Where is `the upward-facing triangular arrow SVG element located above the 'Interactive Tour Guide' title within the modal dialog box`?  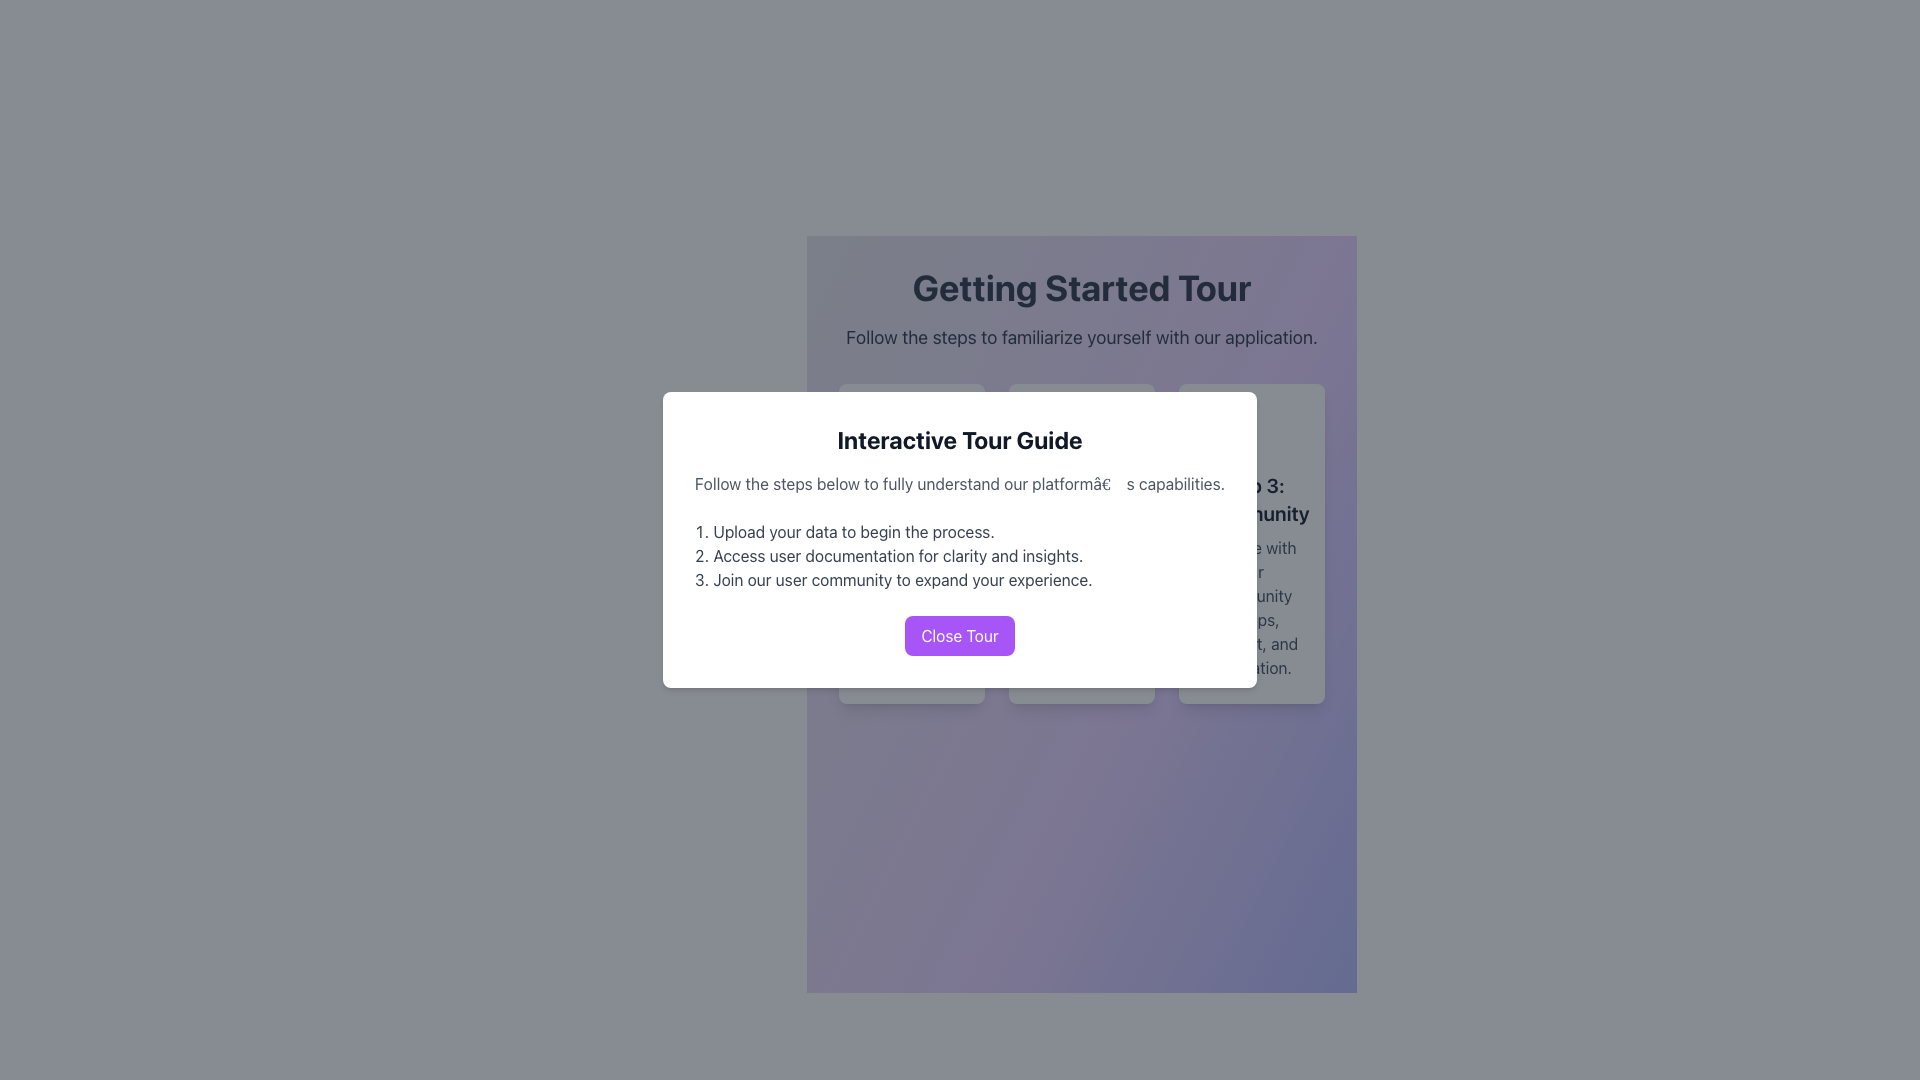 the upward-facing triangular arrow SVG element located above the 'Interactive Tour Guide' title within the modal dialog box is located at coordinates (886, 418).